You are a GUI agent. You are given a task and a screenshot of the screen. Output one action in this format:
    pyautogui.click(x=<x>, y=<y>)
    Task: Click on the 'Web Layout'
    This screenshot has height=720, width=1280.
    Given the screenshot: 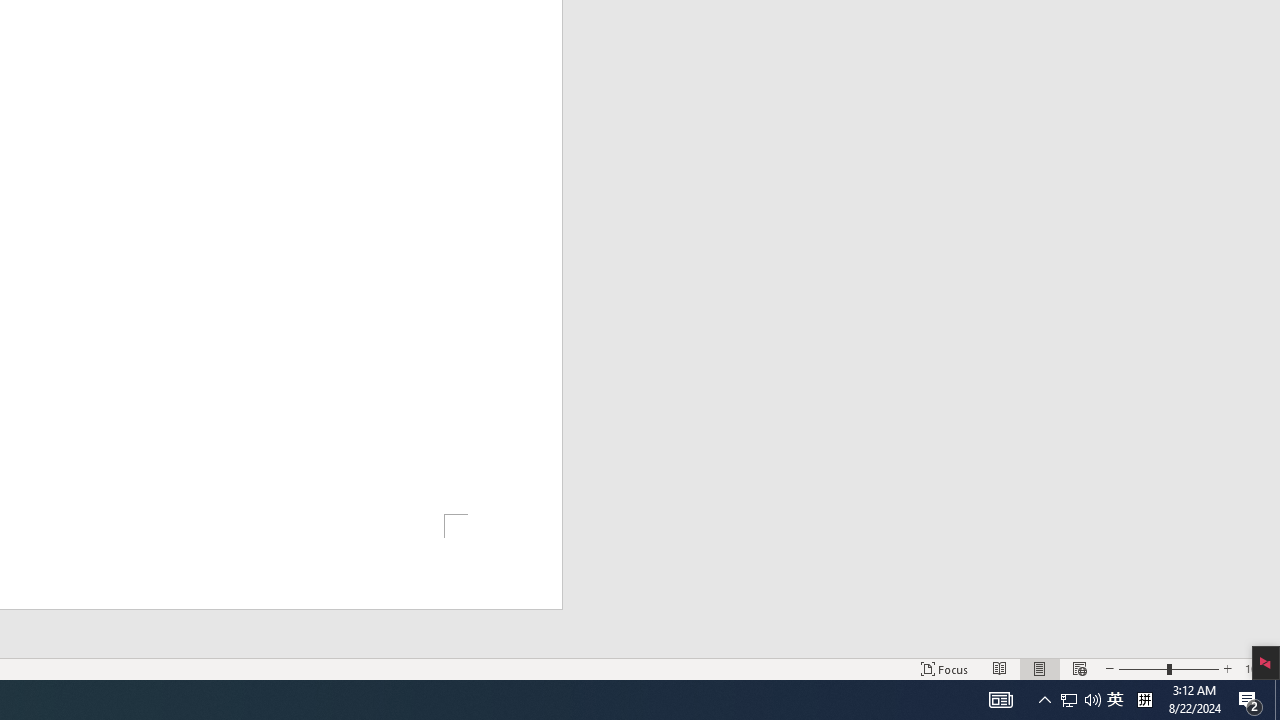 What is the action you would take?
    pyautogui.click(x=1078, y=669)
    